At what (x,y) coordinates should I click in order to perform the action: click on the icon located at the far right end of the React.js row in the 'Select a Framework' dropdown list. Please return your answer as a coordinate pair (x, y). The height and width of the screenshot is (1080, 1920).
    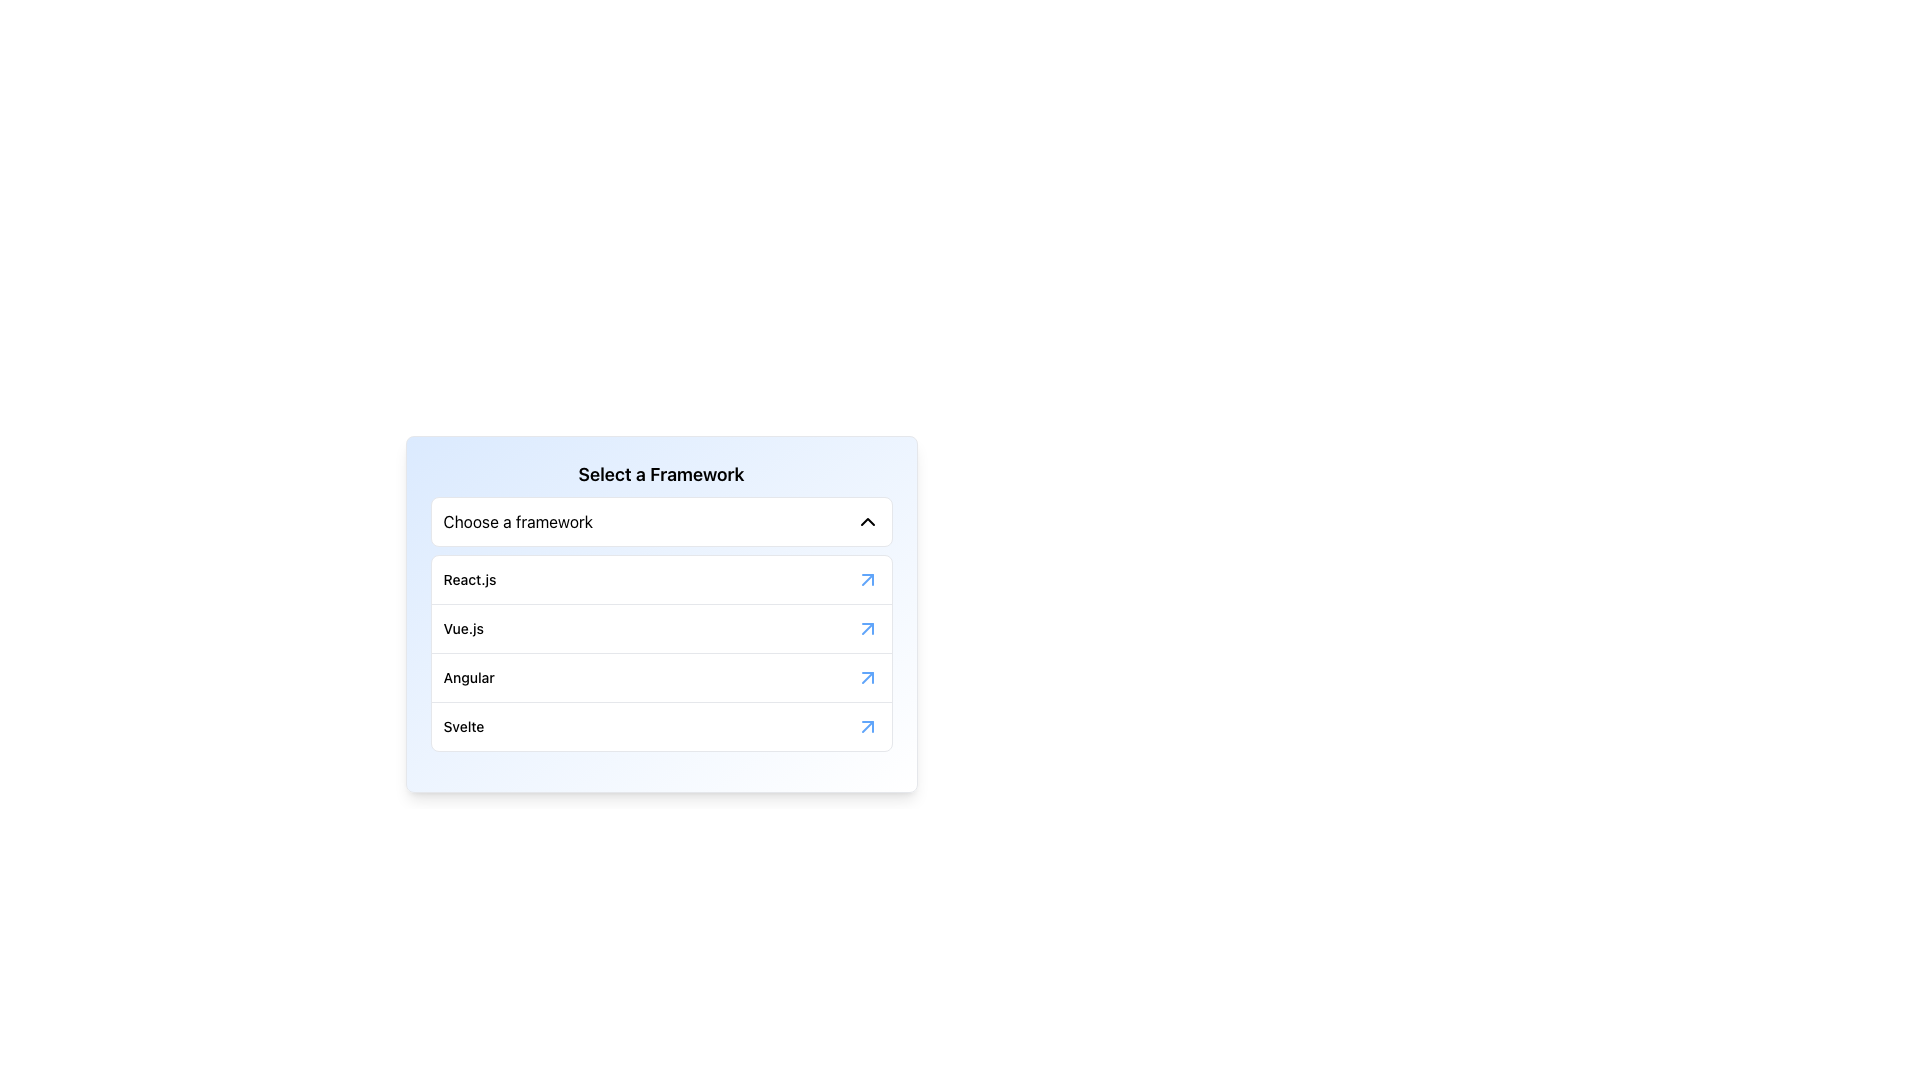
    Looking at the image, I should click on (867, 579).